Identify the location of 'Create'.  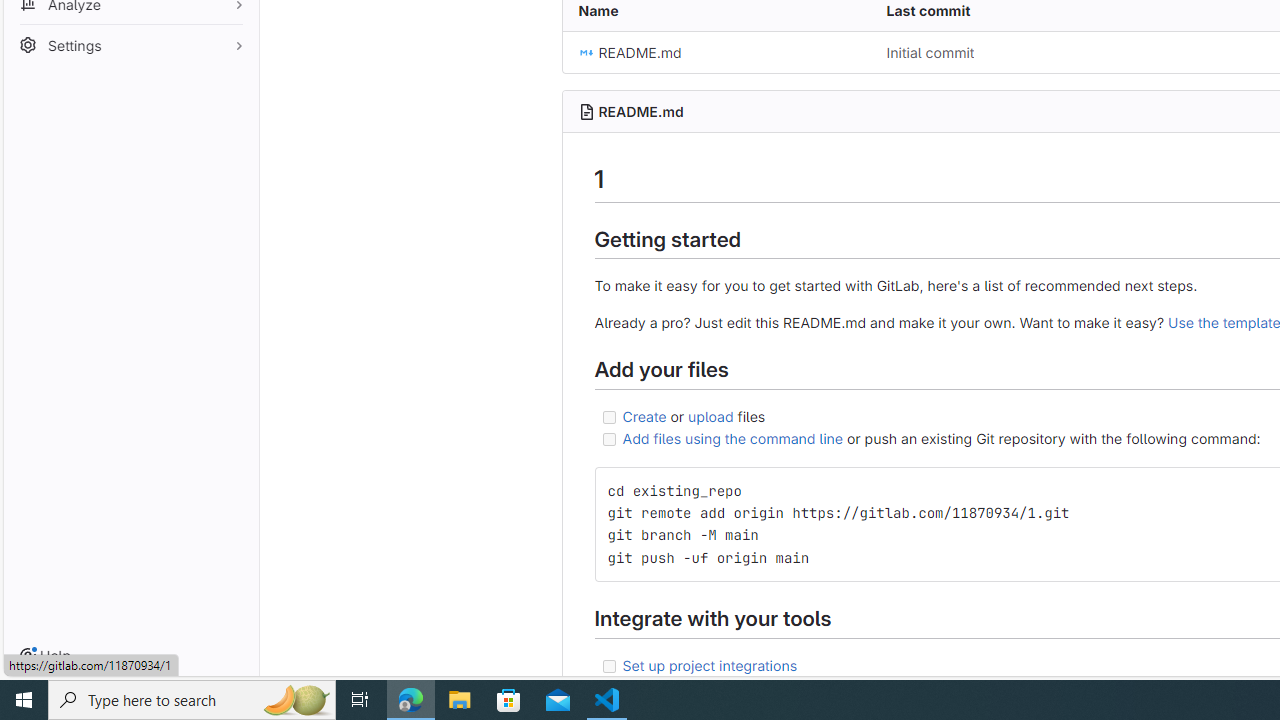
(644, 414).